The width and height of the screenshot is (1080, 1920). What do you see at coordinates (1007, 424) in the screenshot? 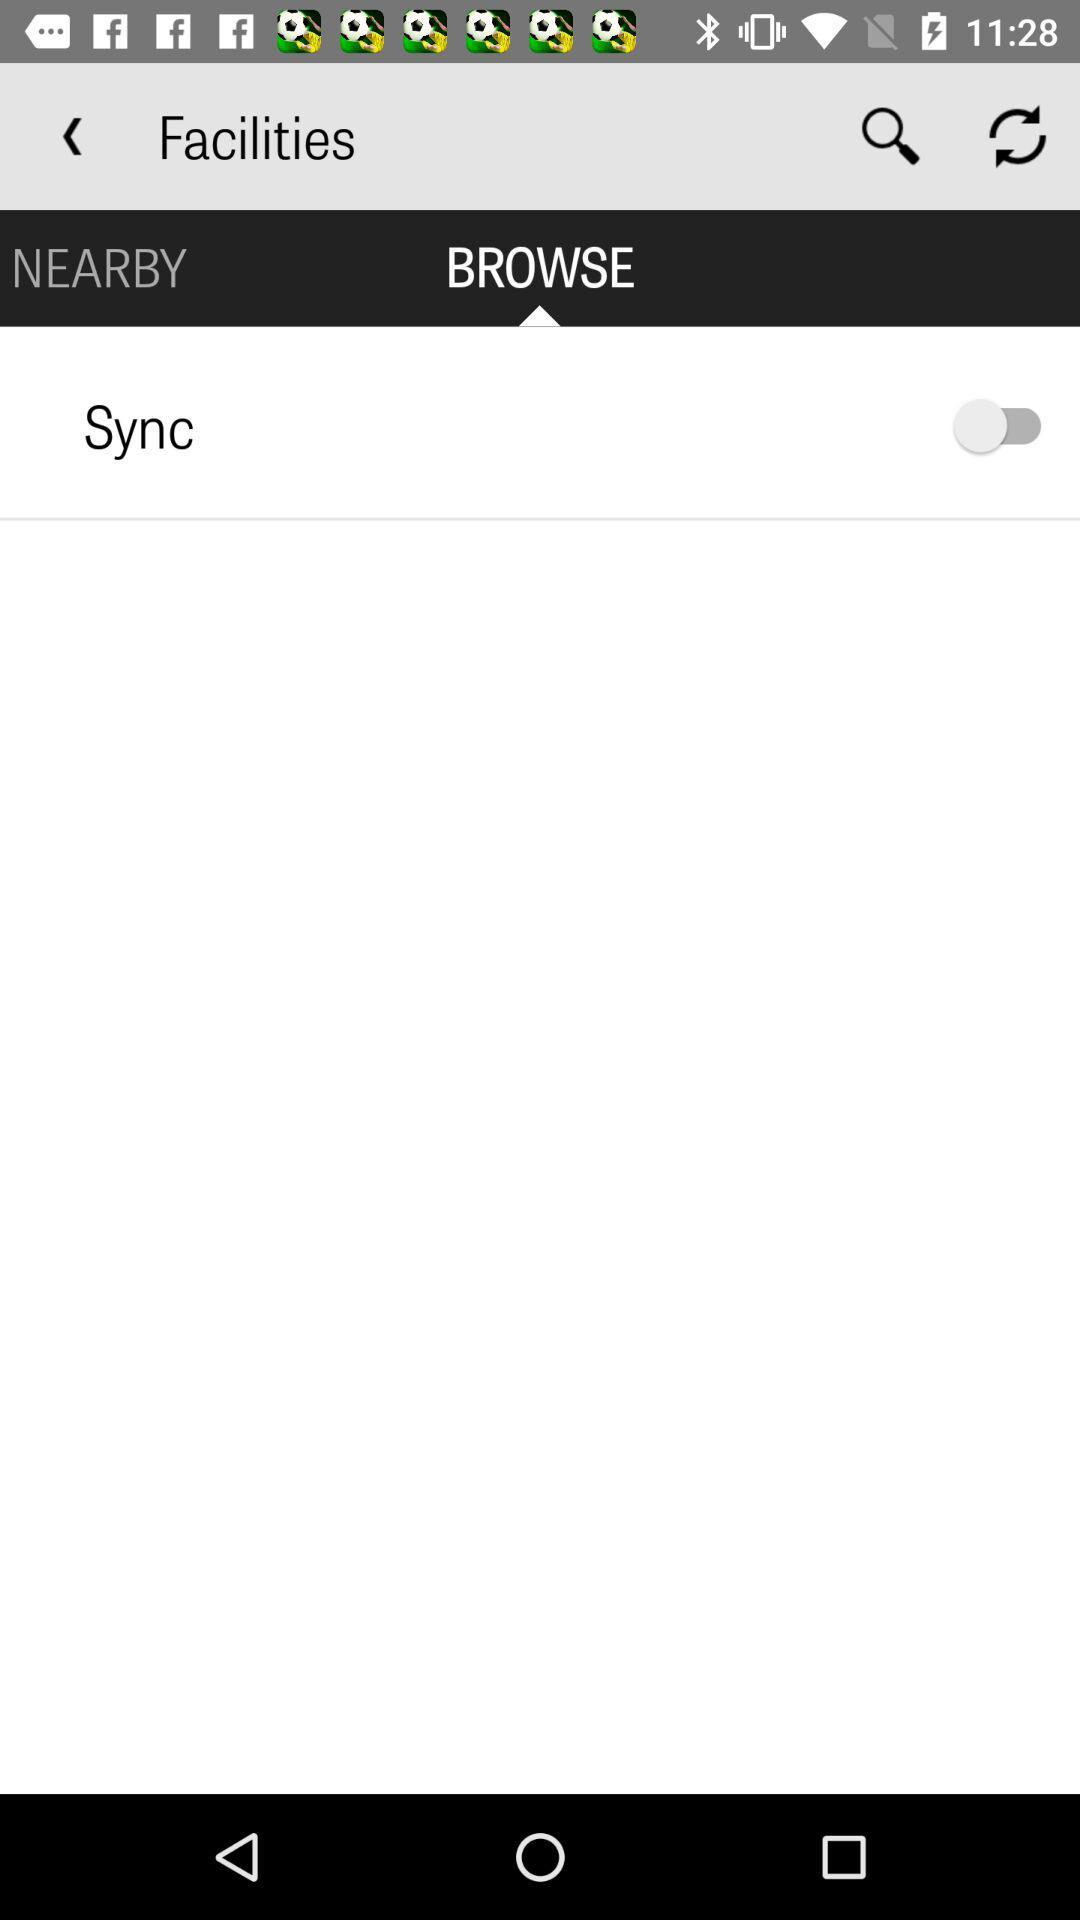
I see `item to the right of sync icon` at bounding box center [1007, 424].